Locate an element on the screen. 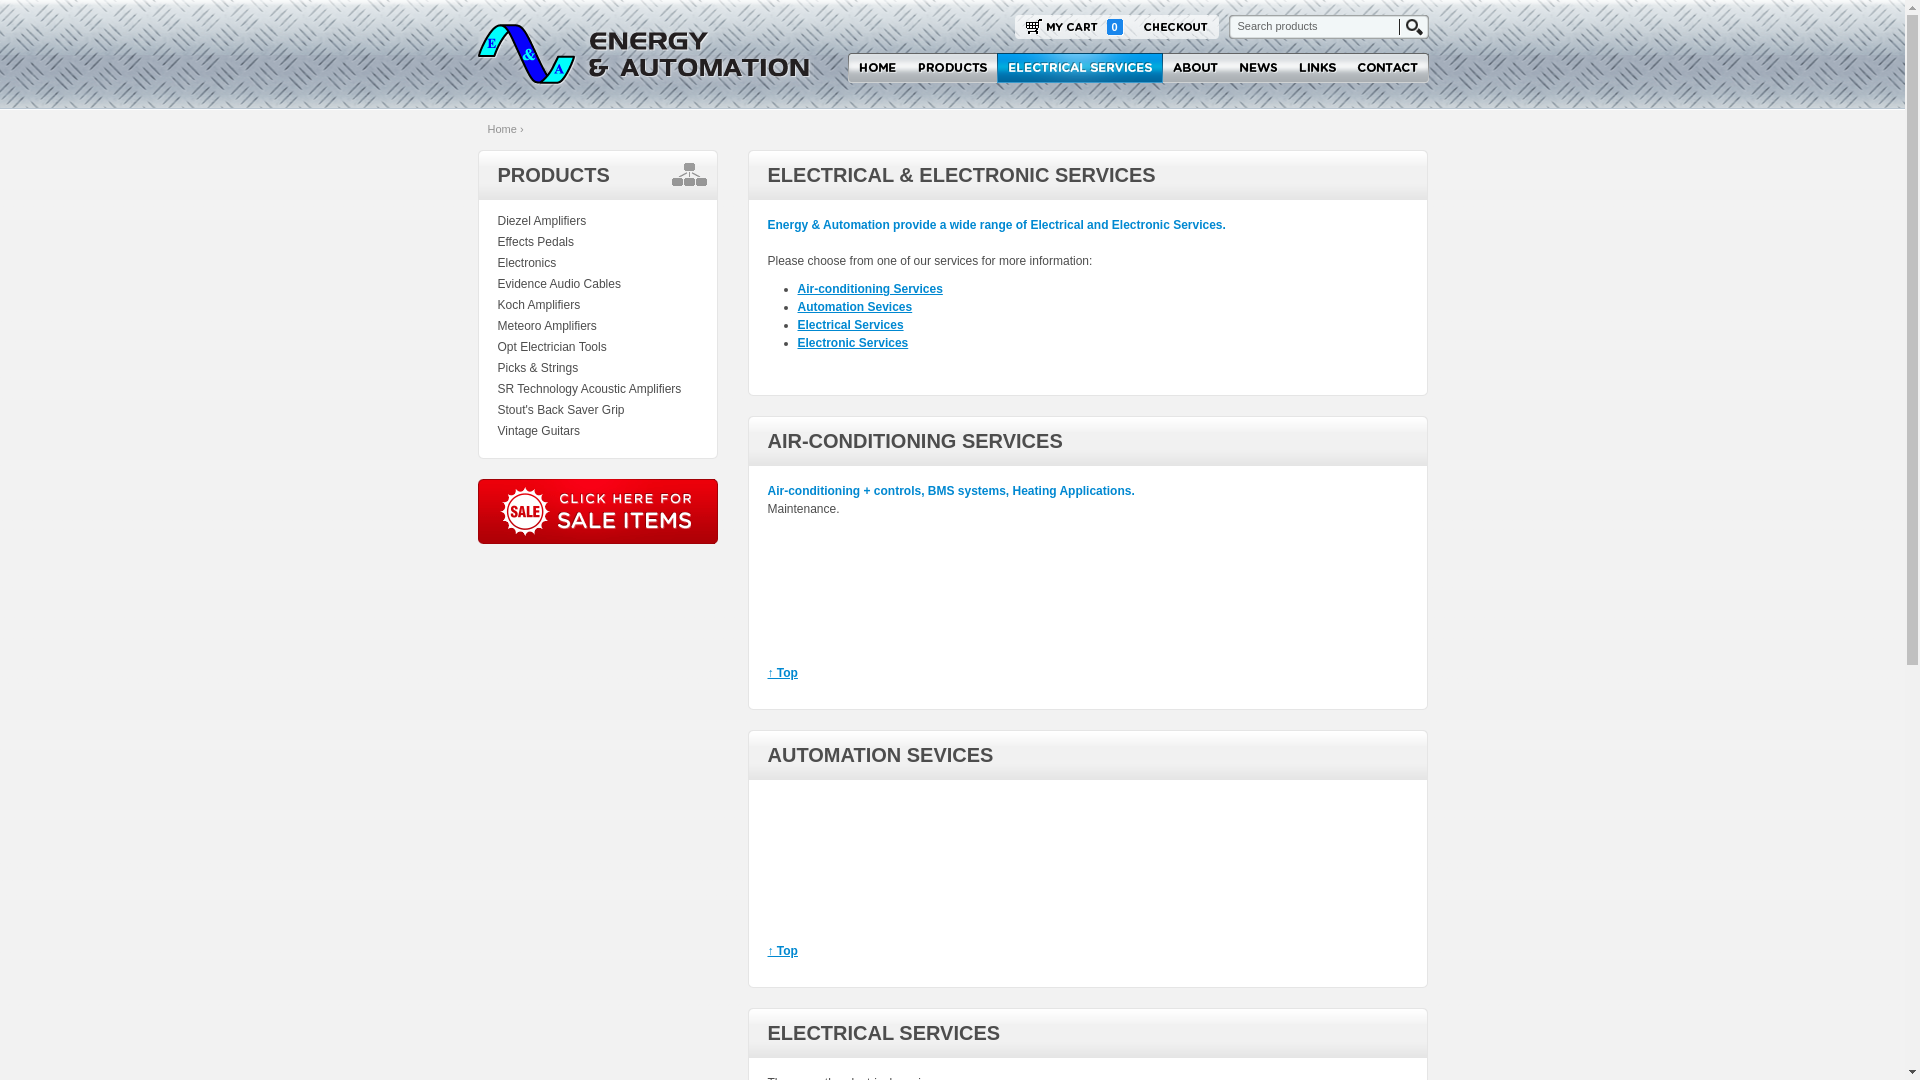 The image size is (1920, 1080). 'Electronics' is located at coordinates (526, 262).